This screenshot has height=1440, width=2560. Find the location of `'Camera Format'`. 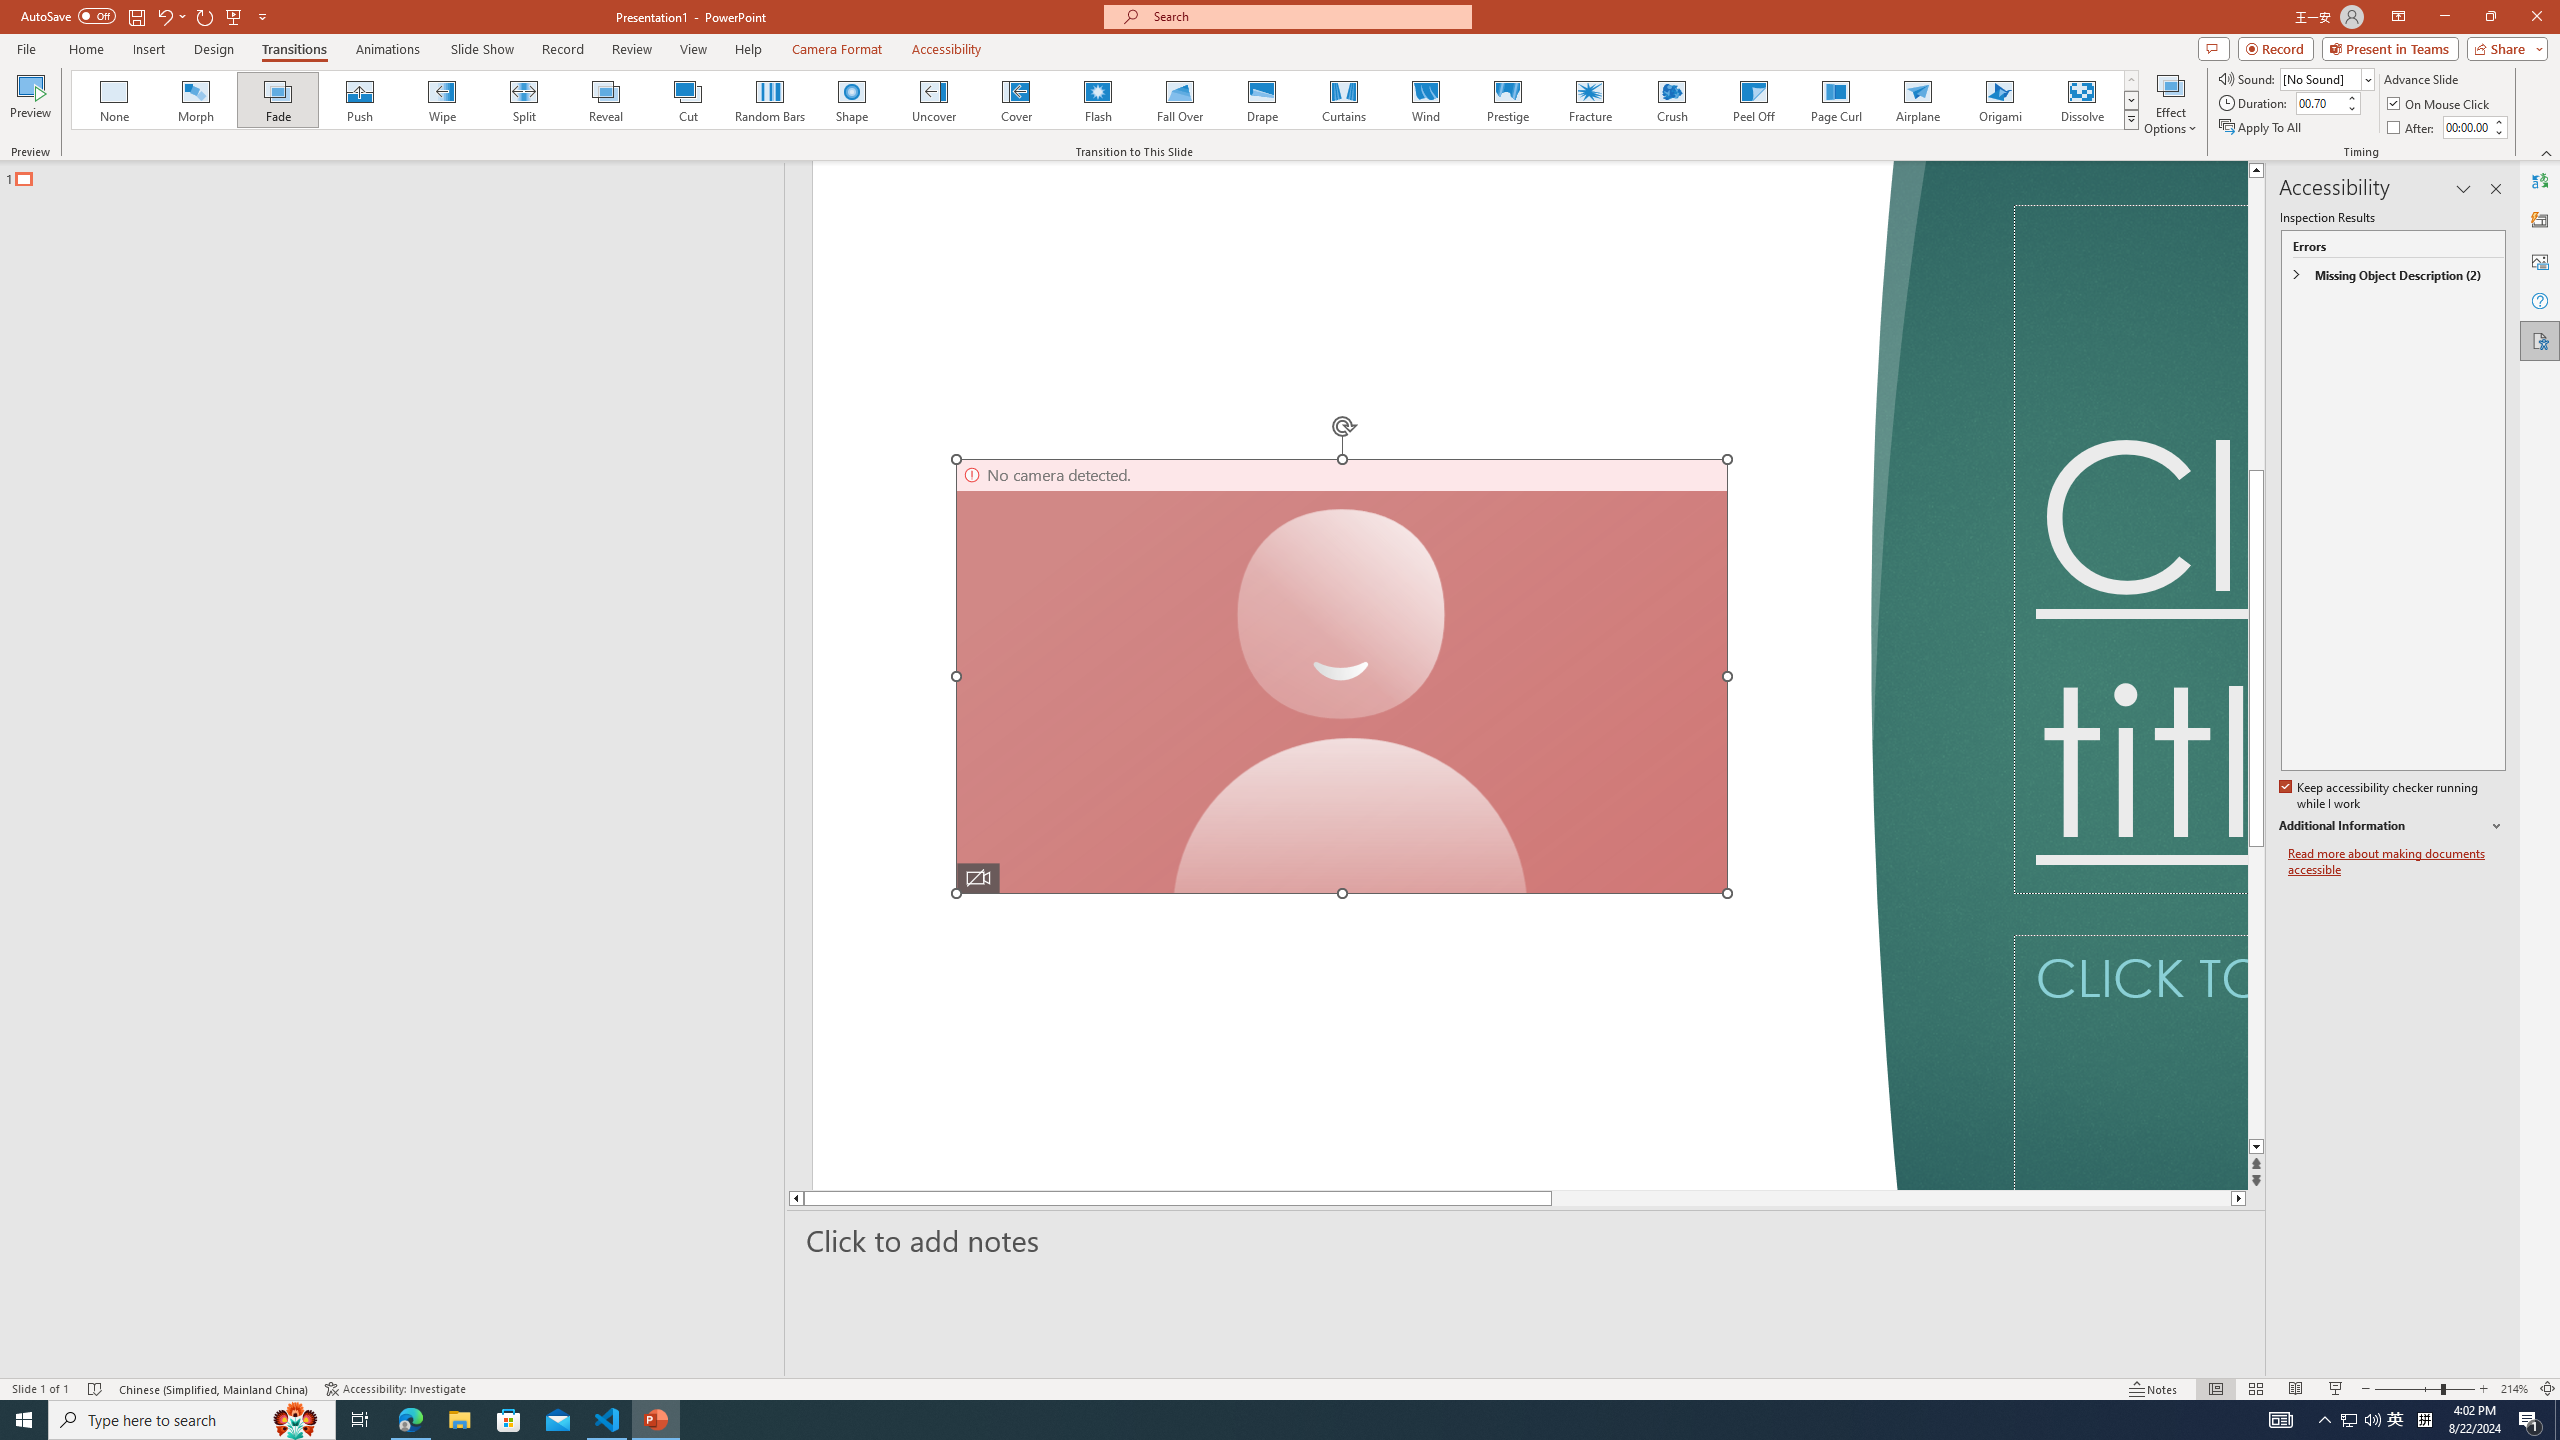

'Camera Format' is located at coordinates (836, 49).